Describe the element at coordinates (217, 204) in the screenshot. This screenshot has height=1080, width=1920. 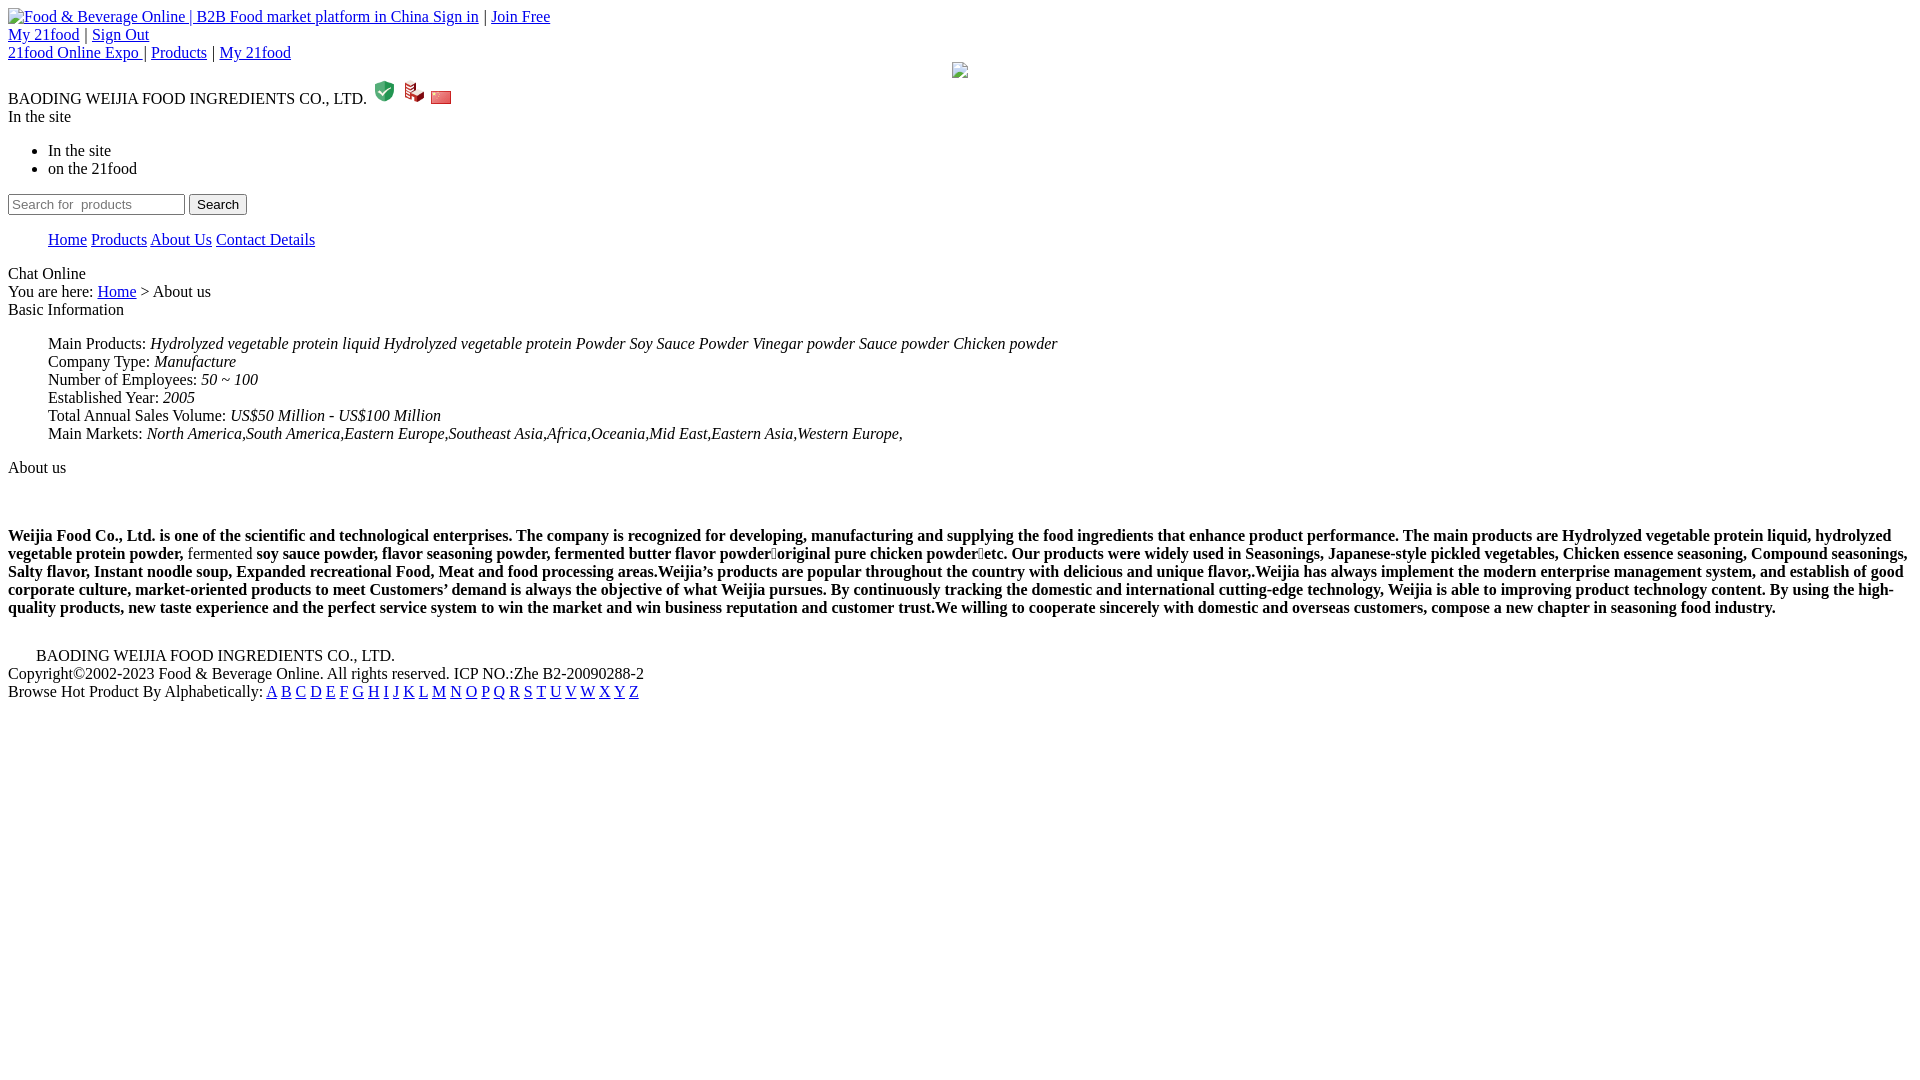
I see `'Search'` at that location.